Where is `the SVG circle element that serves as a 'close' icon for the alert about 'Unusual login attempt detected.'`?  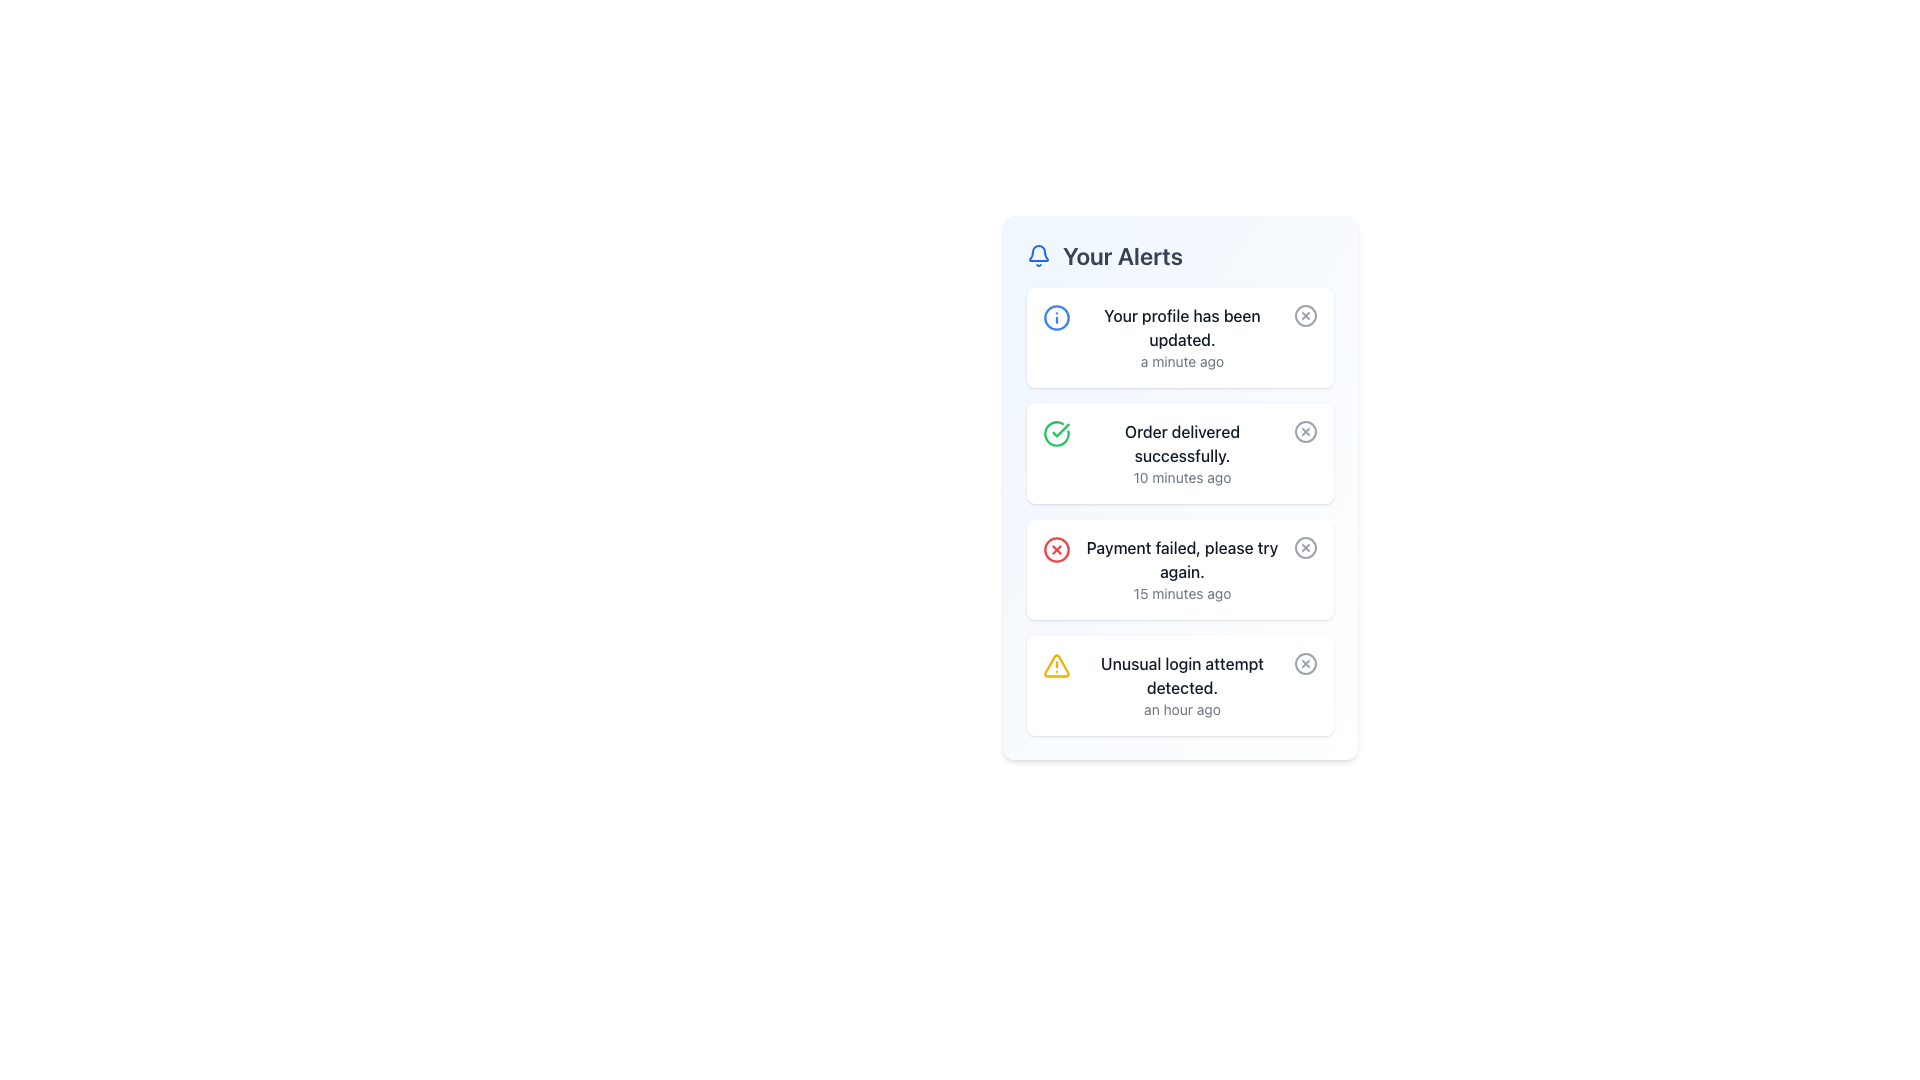
the SVG circle element that serves as a 'close' icon for the alert about 'Unusual login attempt detected.' is located at coordinates (1305, 663).